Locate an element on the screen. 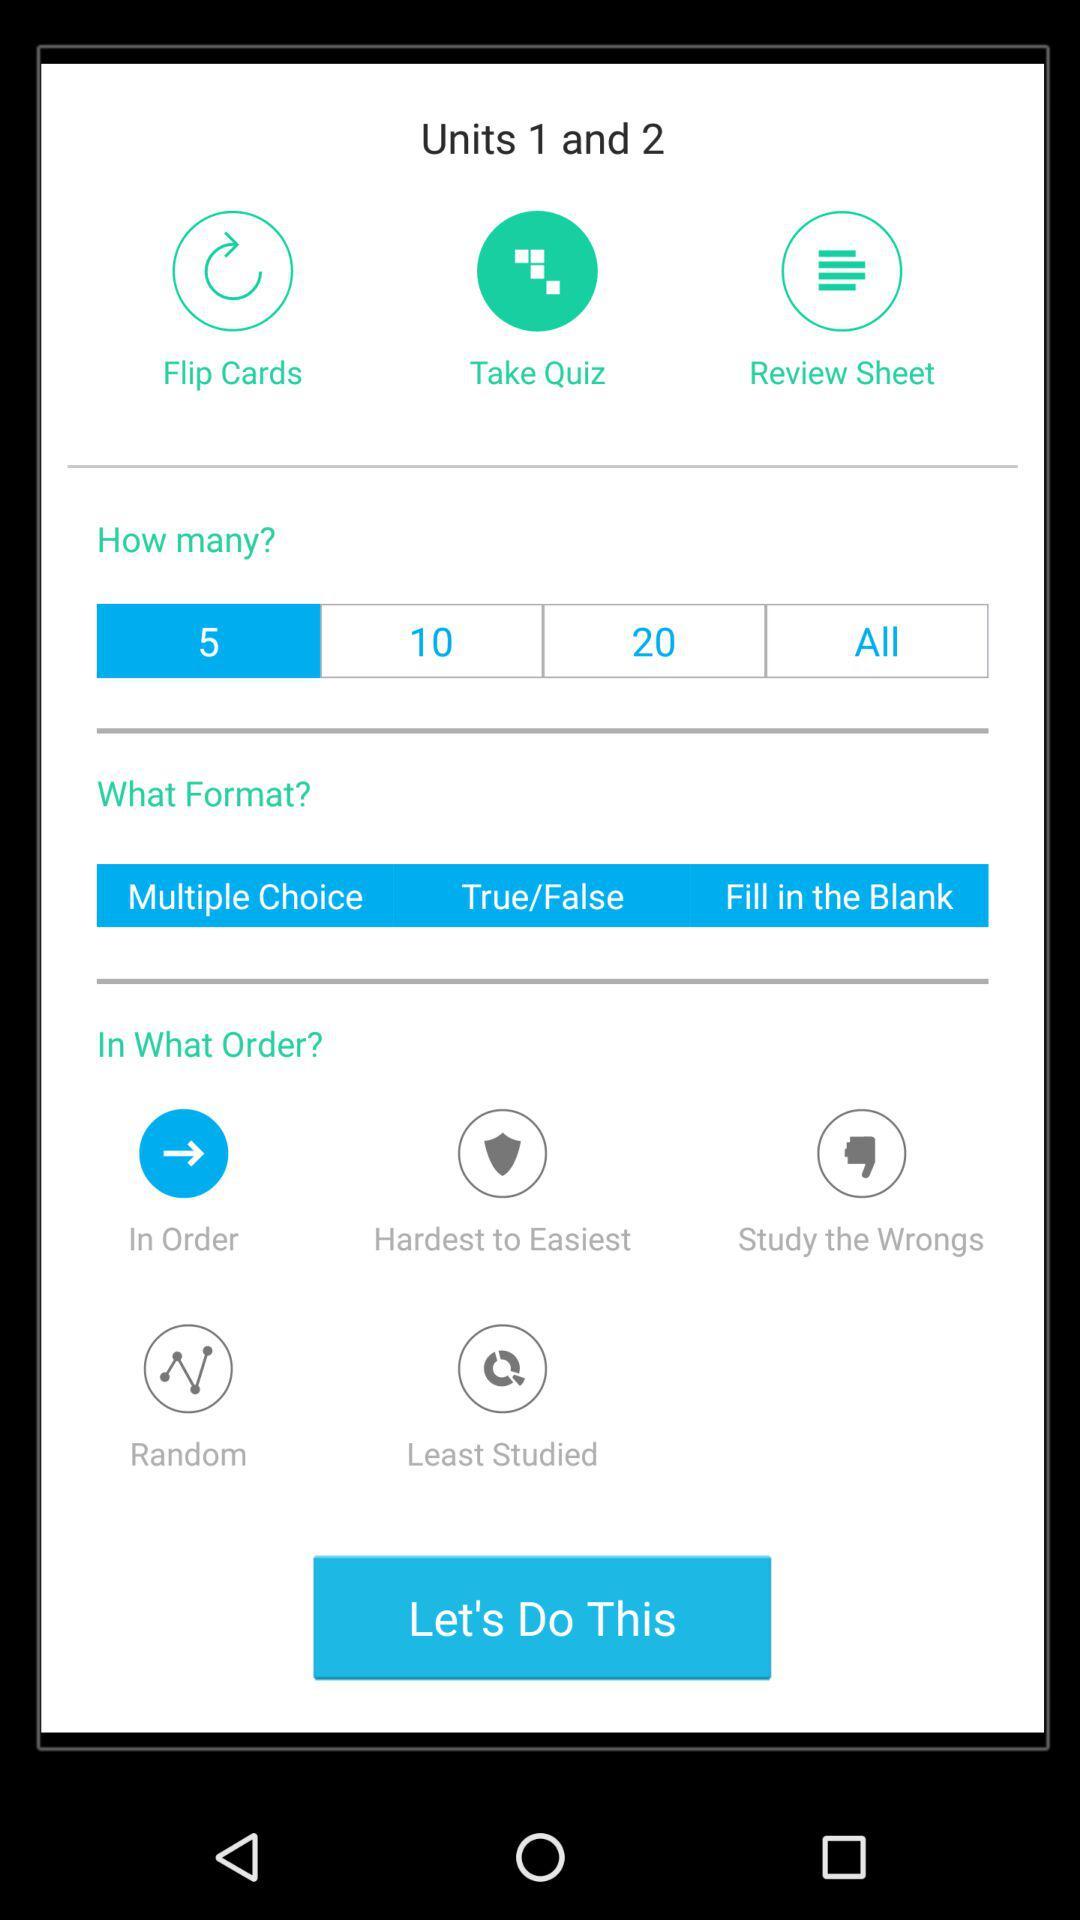 Image resolution: width=1080 pixels, height=1920 pixels. hardest to easiest questions is located at coordinates (501, 1153).